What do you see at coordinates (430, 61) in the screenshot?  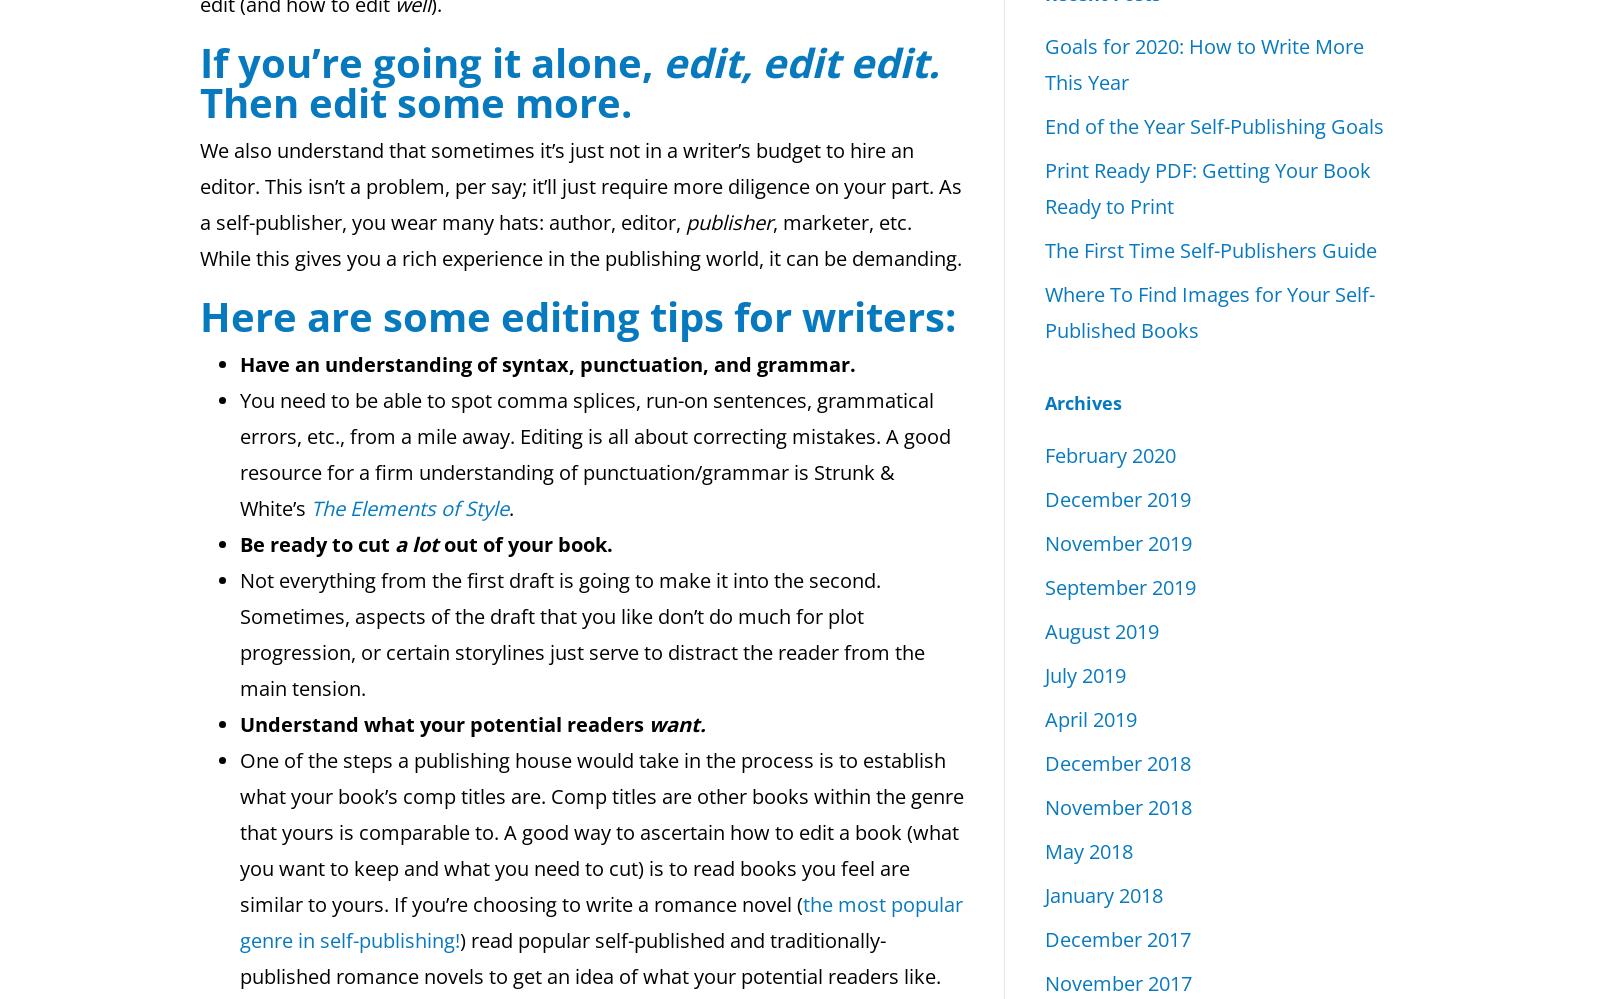 I see `'If you’re going it alone,'` at bounding box center [430, 61].